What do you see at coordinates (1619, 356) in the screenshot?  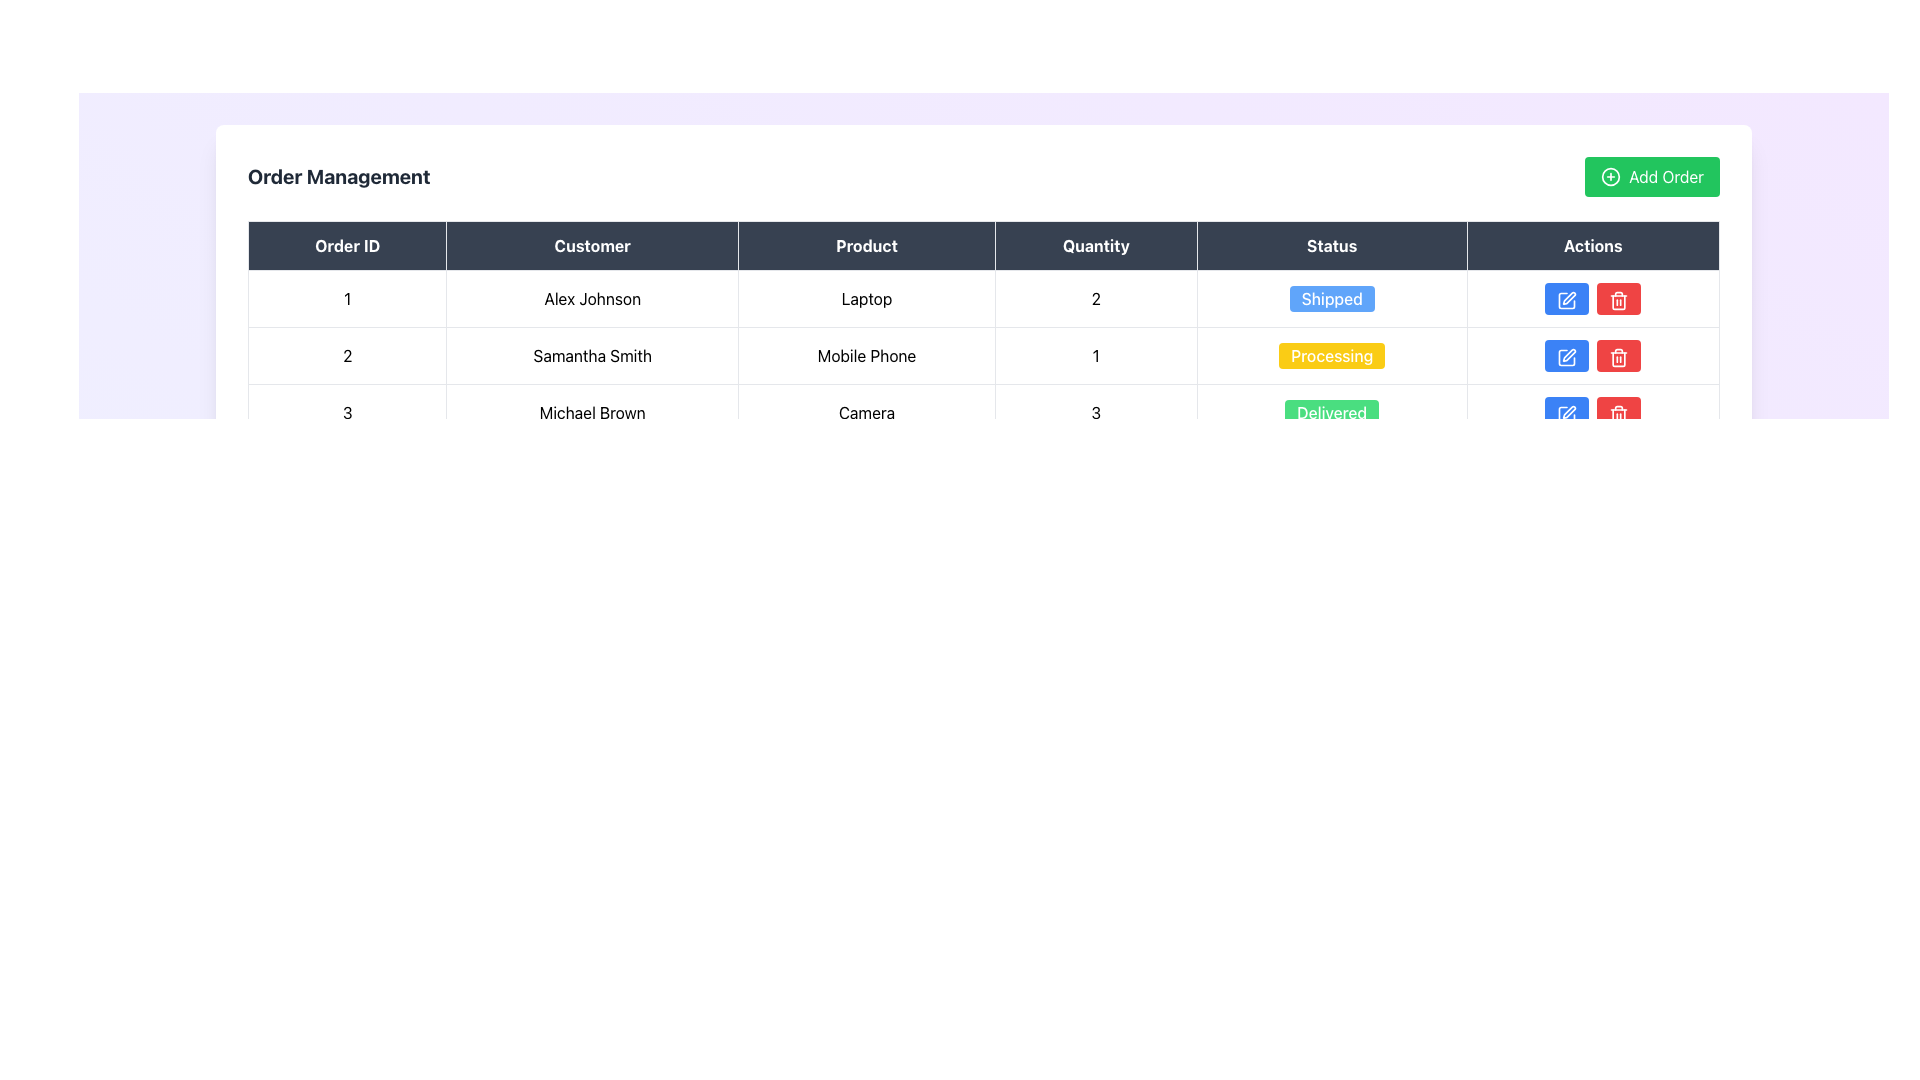 I see `the trash icon button in the Actions column of the third row of the table` at bounding box center [1619, 356].